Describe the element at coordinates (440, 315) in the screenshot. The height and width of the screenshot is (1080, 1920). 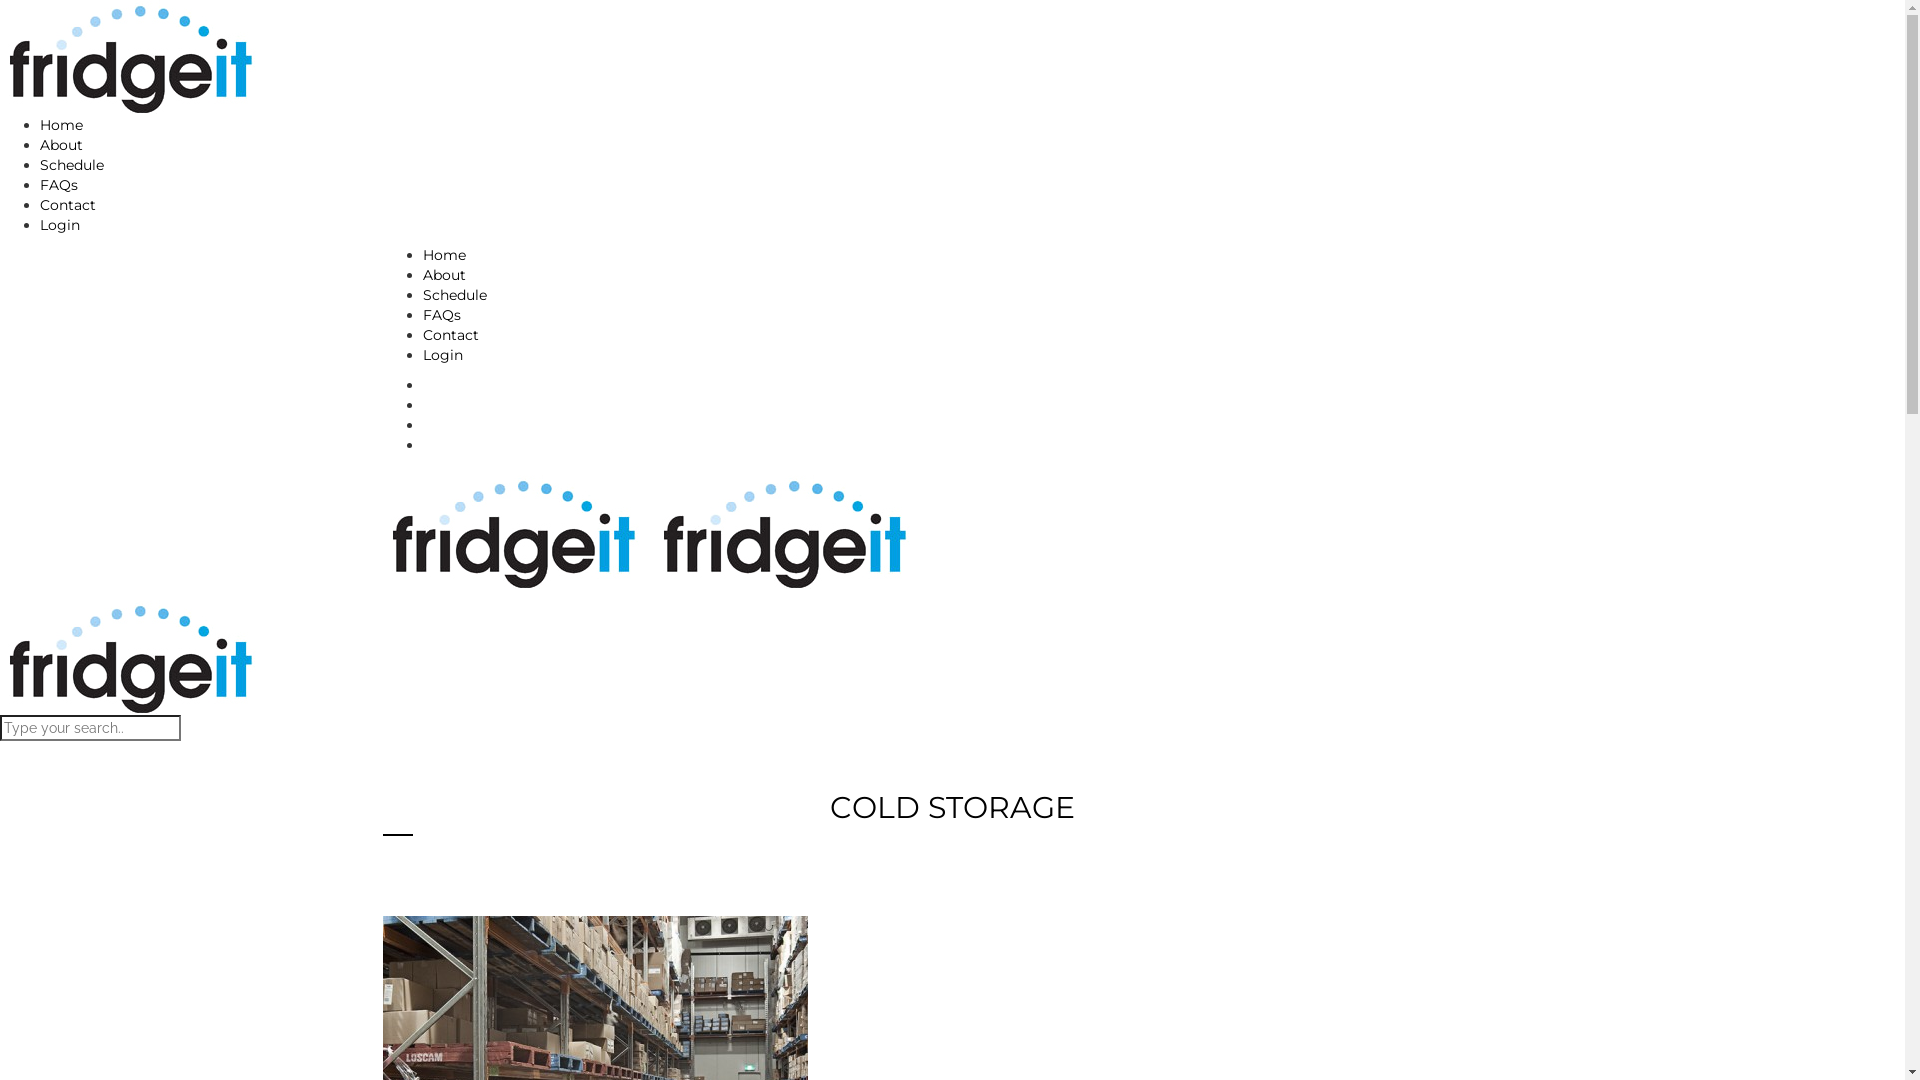
I see `'FAQs'` at that location.